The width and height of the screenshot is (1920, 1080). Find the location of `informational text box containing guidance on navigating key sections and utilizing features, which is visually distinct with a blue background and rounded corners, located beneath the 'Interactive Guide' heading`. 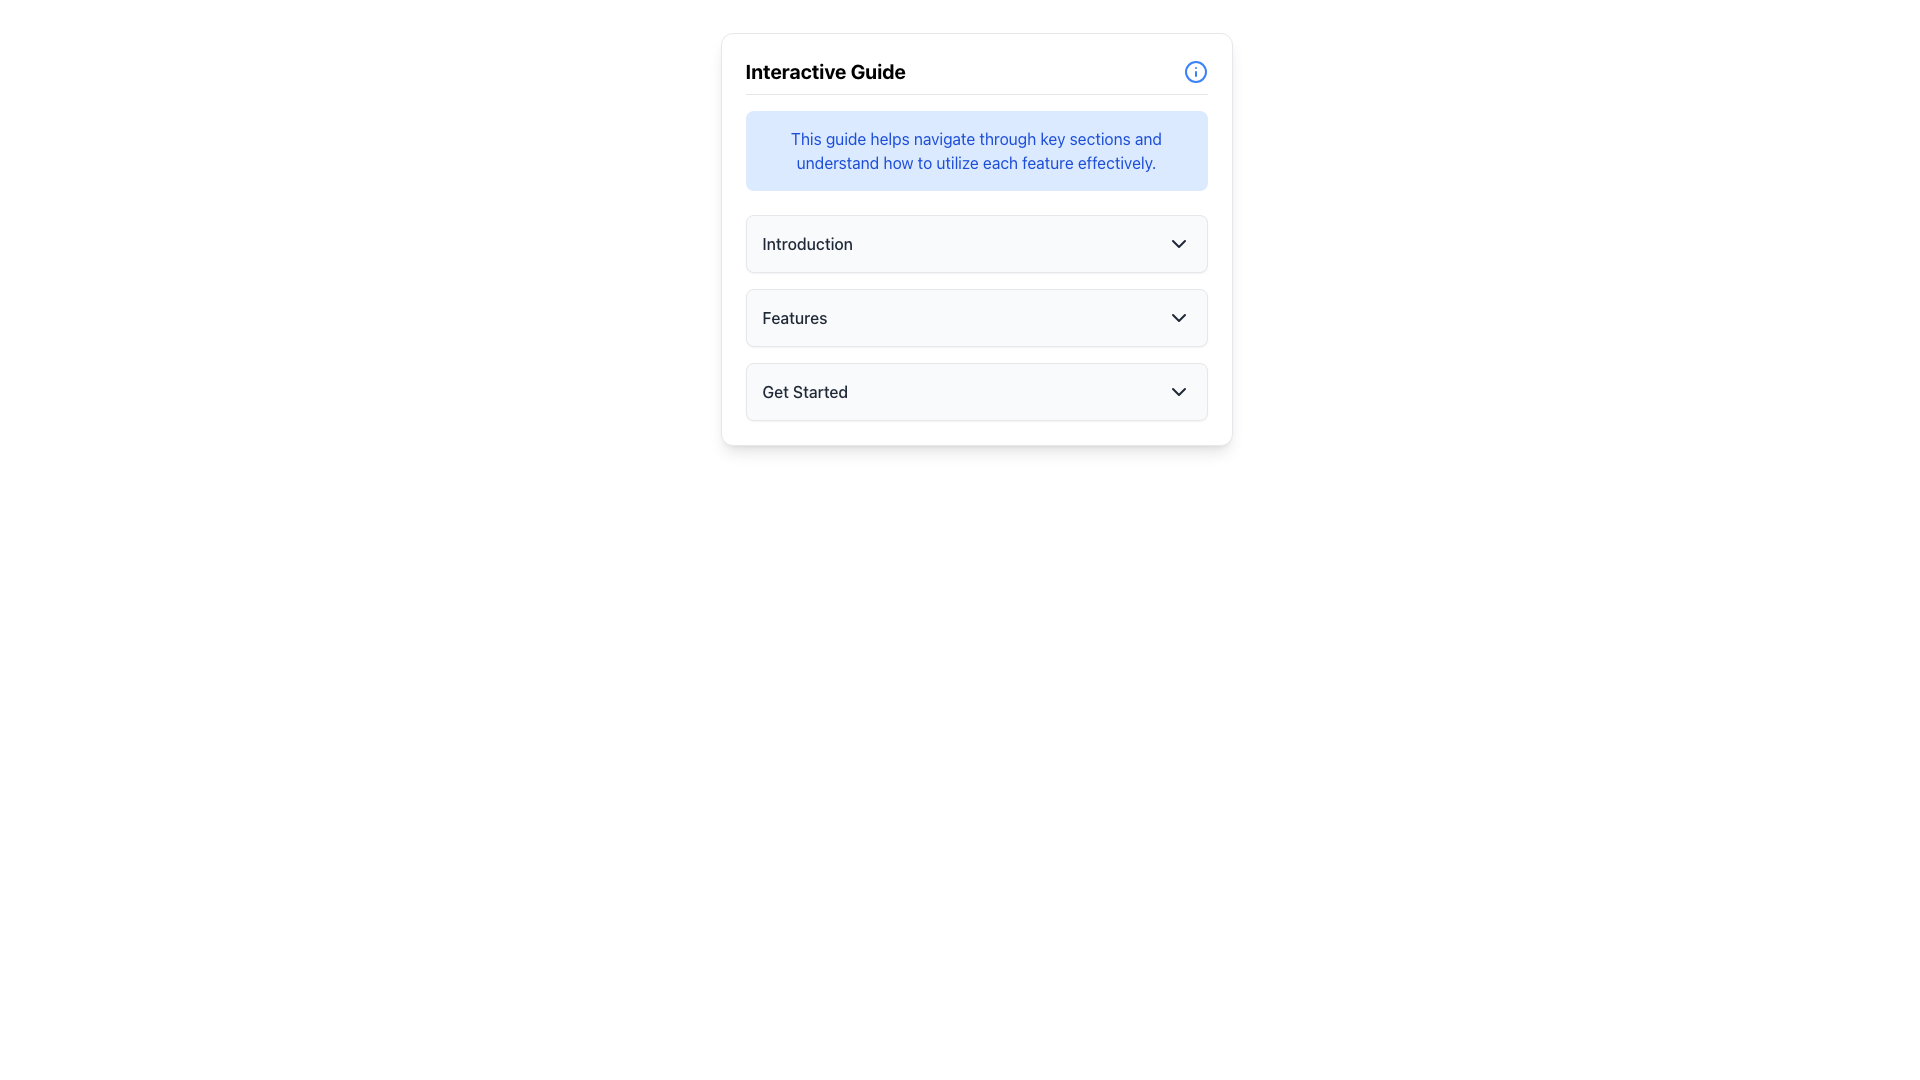

informational text box containing guidance on navigating key sections and utilizing features, which is visually distinct with a blue background and rounded corners, located beneath the 'Interactive Guide' heading is located at coordinates (976, 149).